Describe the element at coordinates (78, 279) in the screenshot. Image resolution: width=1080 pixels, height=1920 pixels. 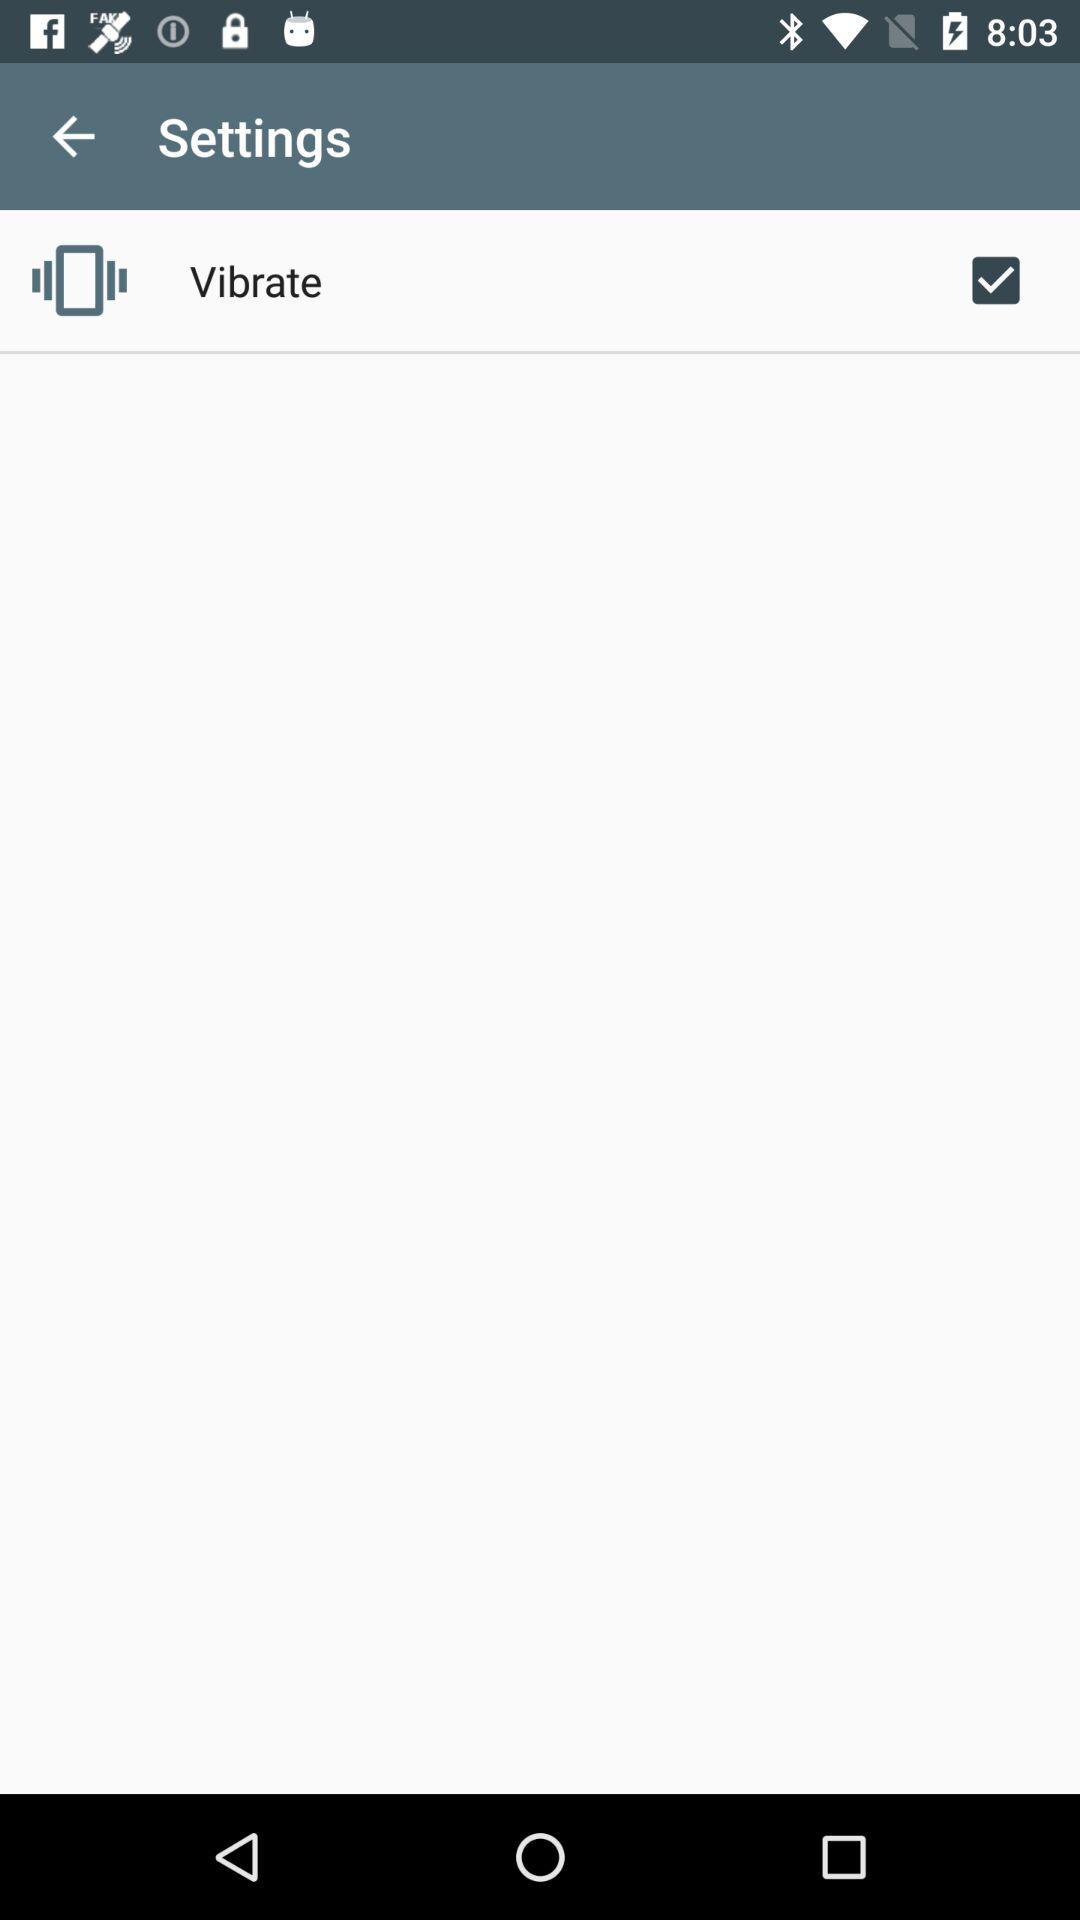
I see `the icon to the left of vibrate` at that location.